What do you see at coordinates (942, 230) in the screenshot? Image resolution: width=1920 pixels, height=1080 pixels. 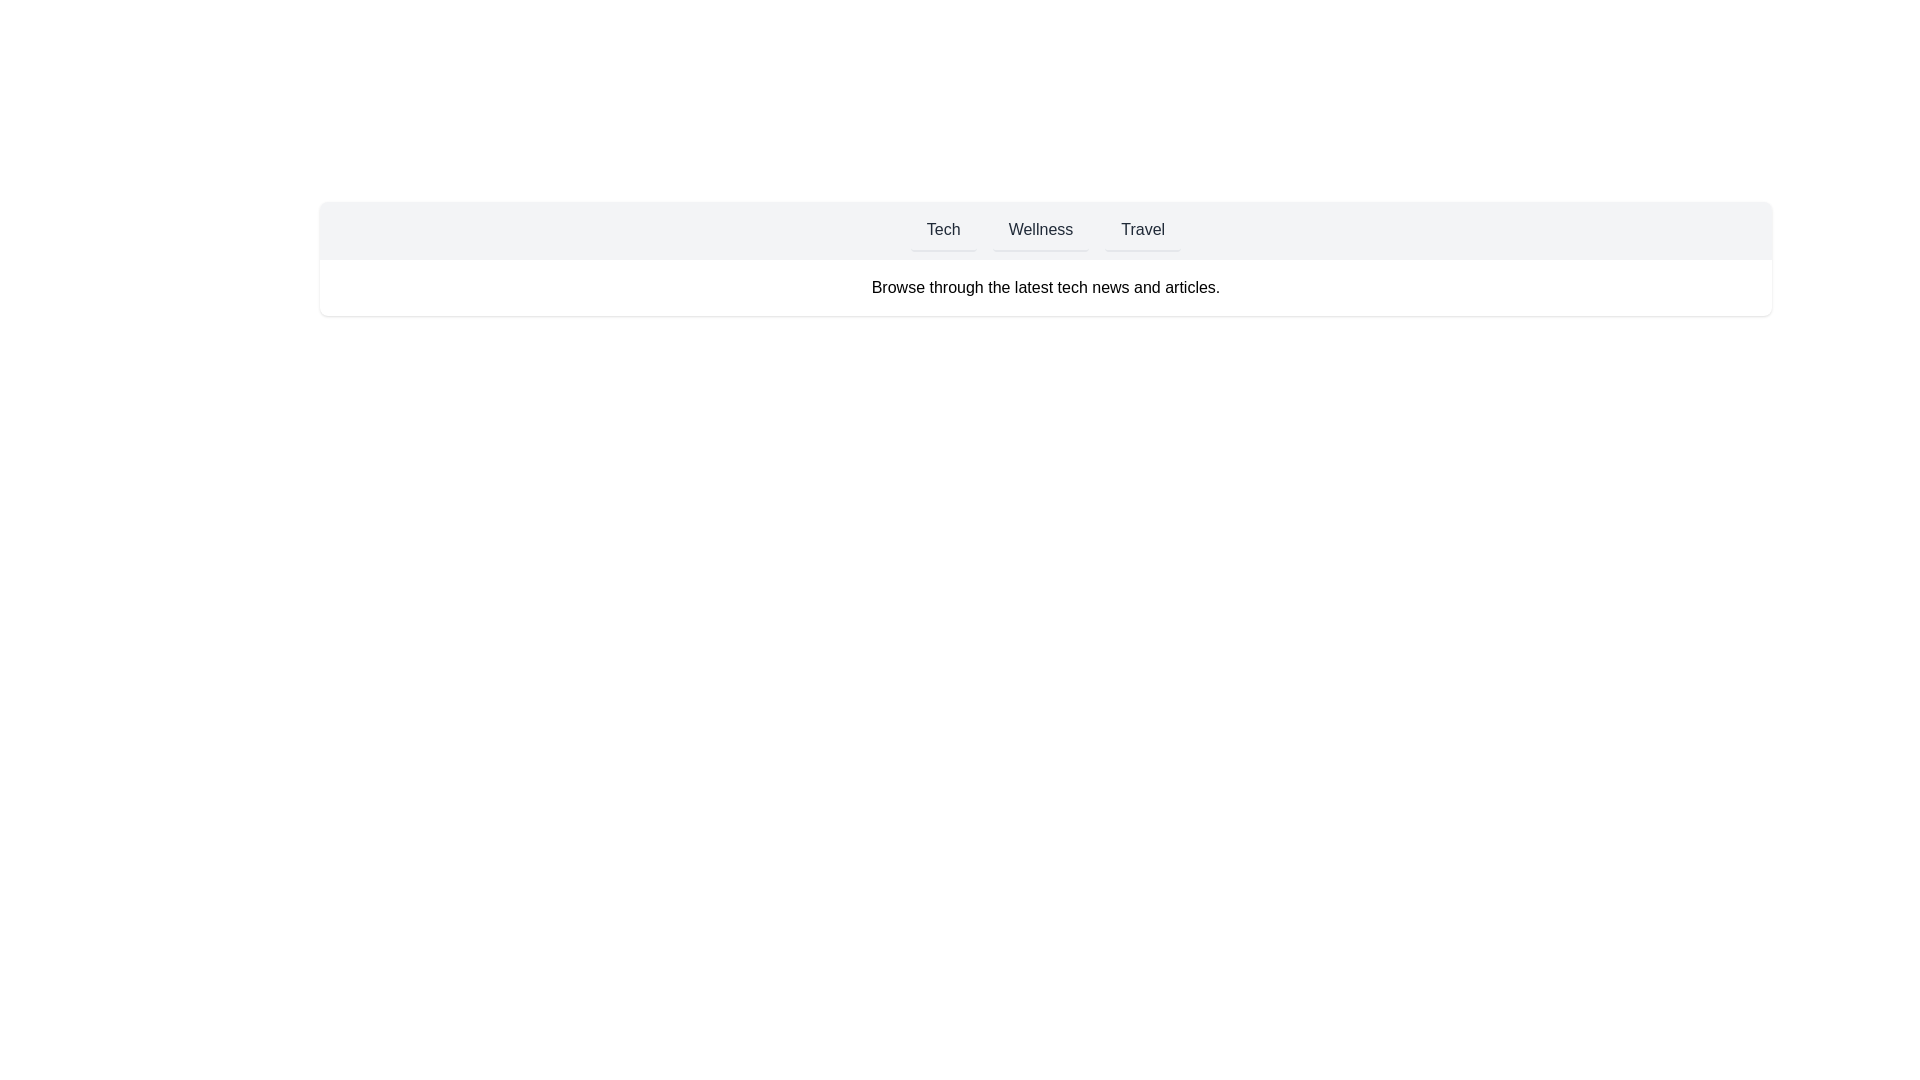 I see `the Tech tab to view its hover effect` at bounding box center [942, 230].